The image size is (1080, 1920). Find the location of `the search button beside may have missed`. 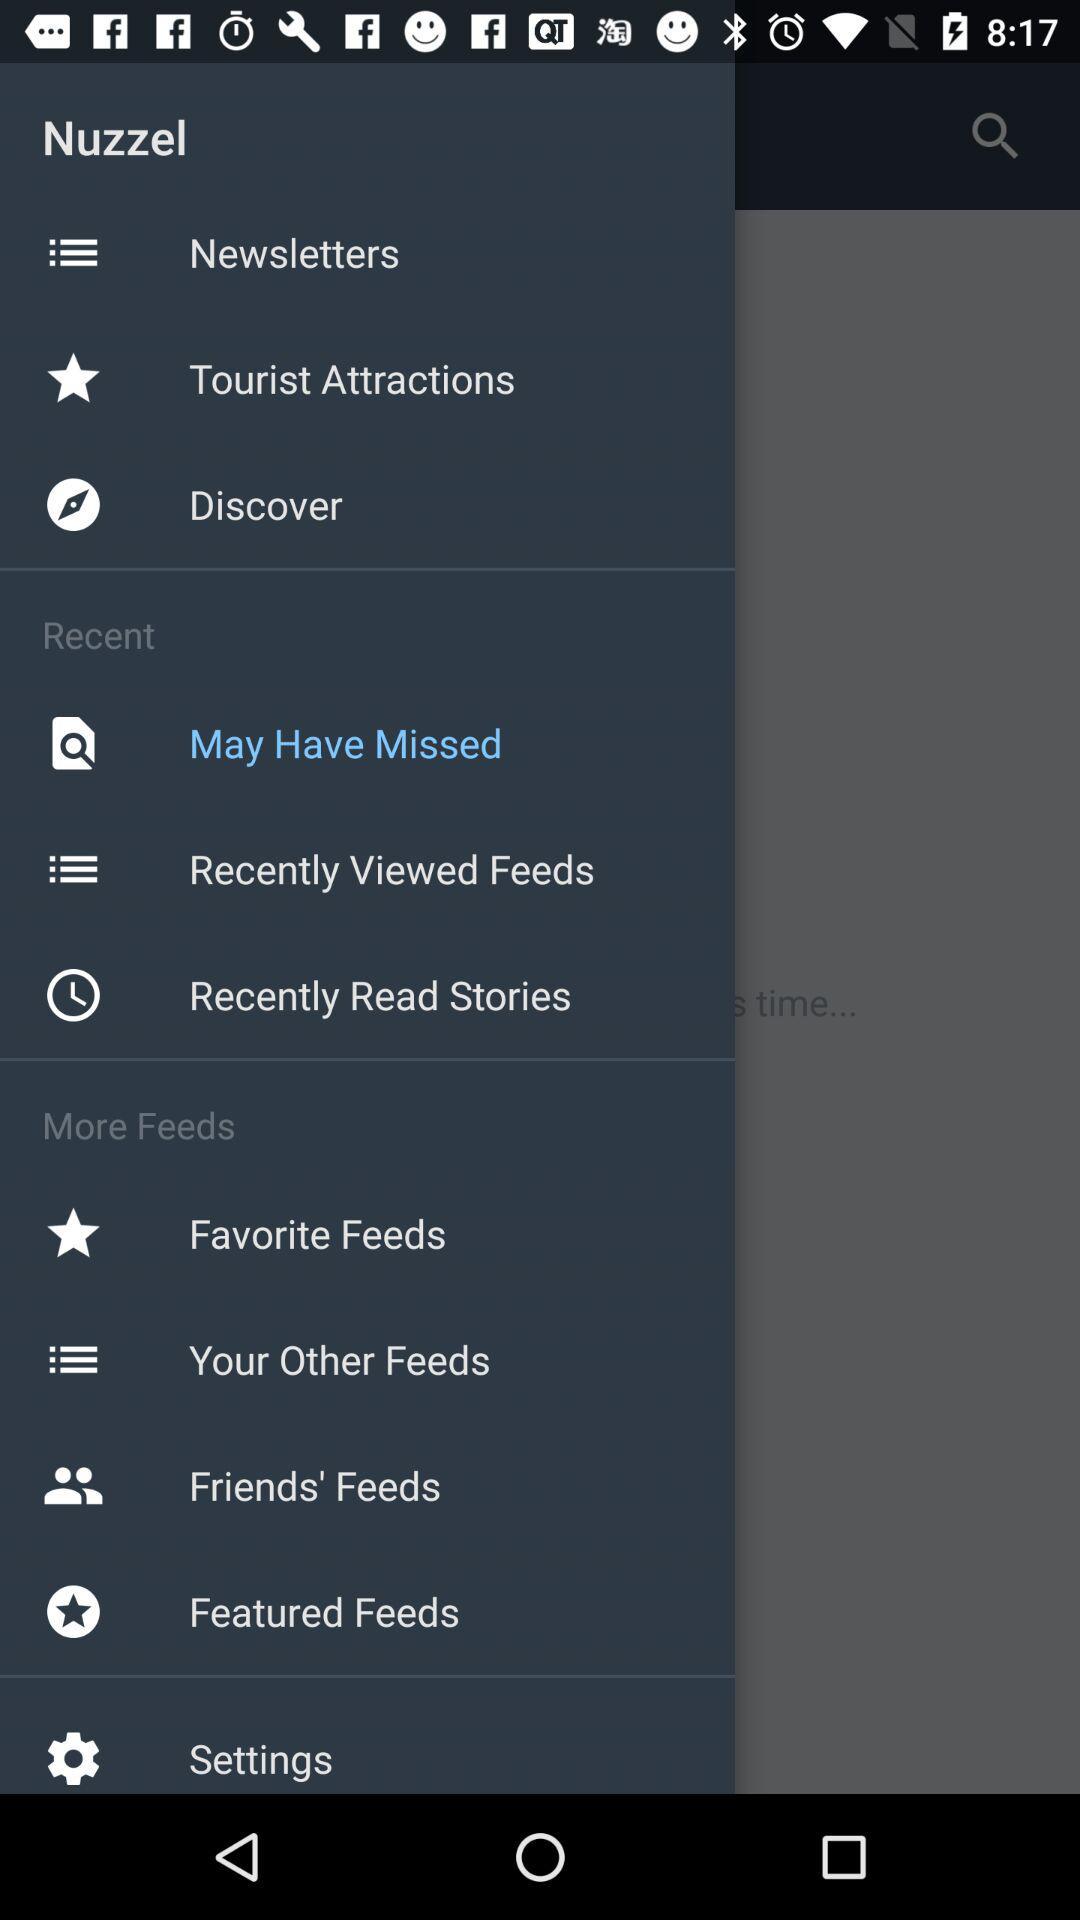

the search button beside may have missed is located at coordinates (72, 742).